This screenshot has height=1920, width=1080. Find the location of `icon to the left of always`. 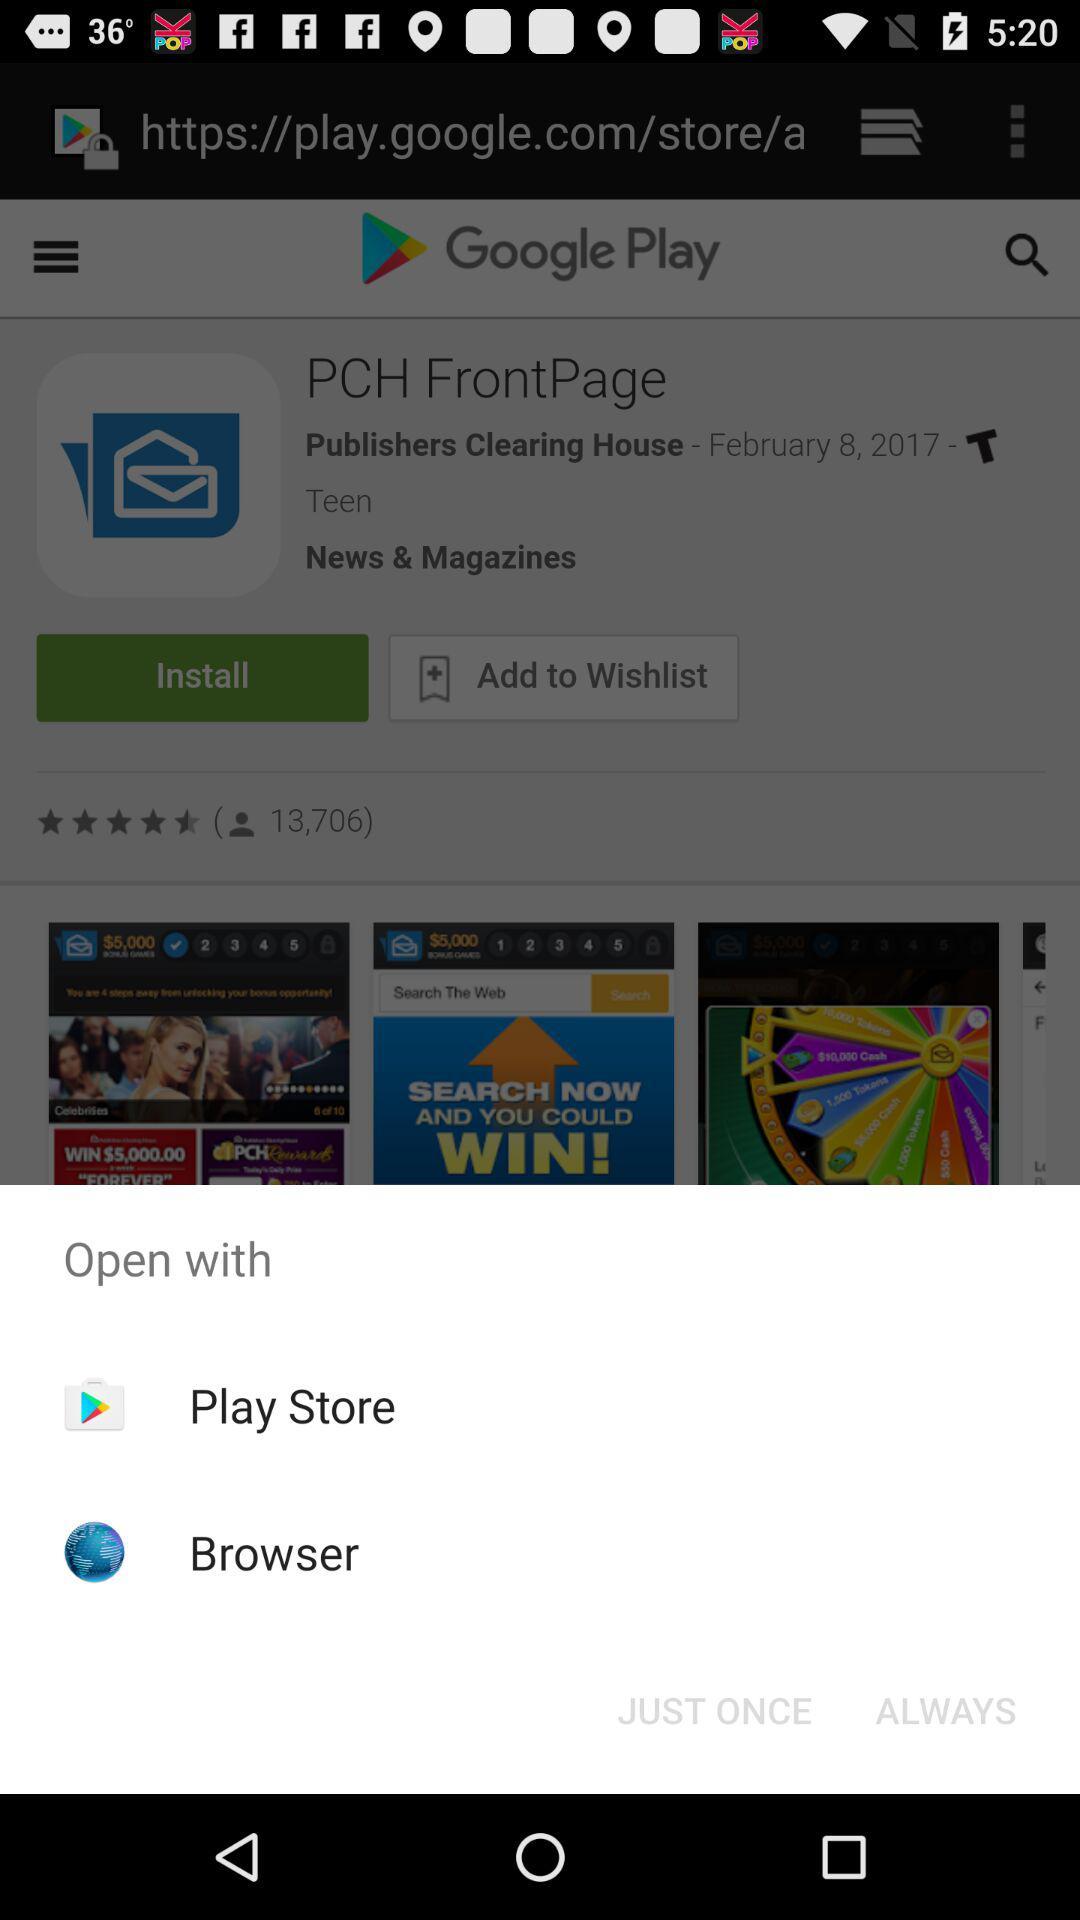

icon to the left of always is located at coordinates (713, 1708).